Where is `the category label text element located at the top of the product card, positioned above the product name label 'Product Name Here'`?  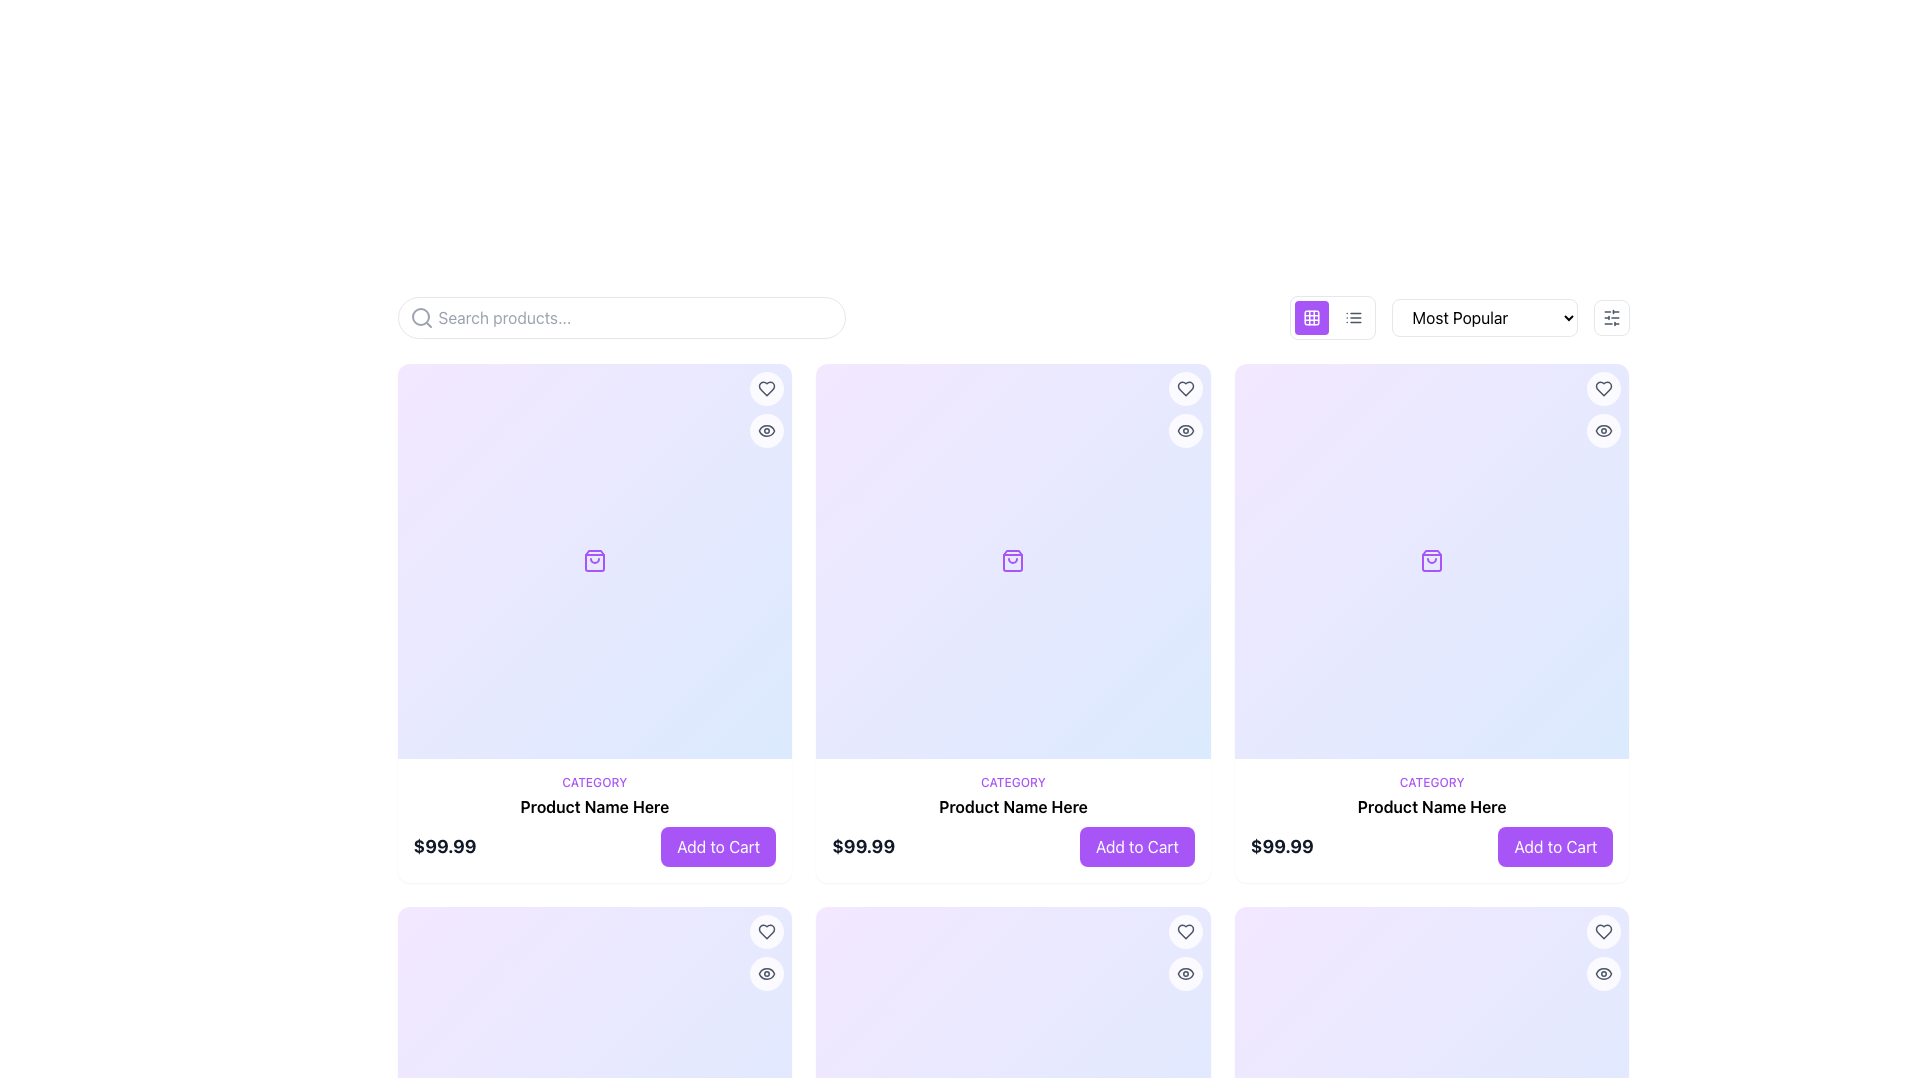
the category label text element located at the top of the product card, positioned above the product name label 'Product Name Here' is located at coordinates (1431, 781).